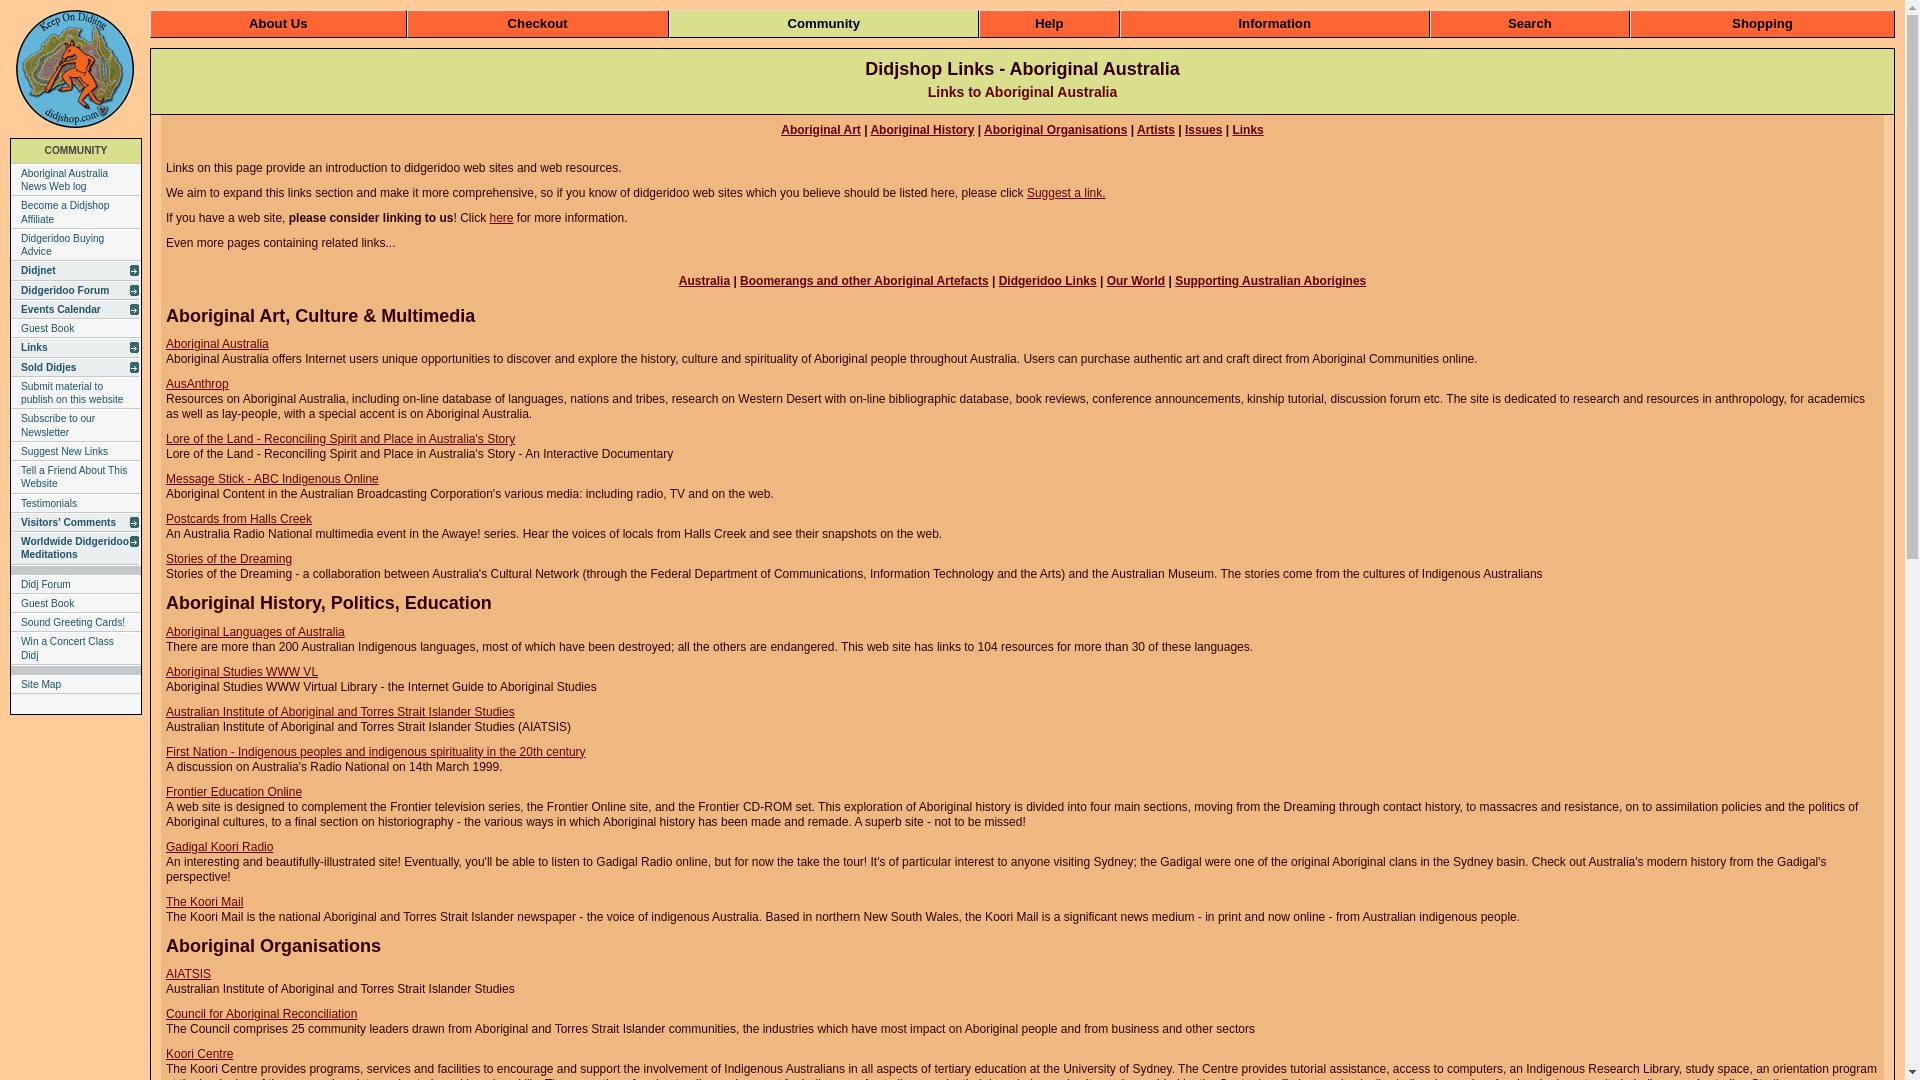  I want to click on 'Site Map', so click(10, 683).